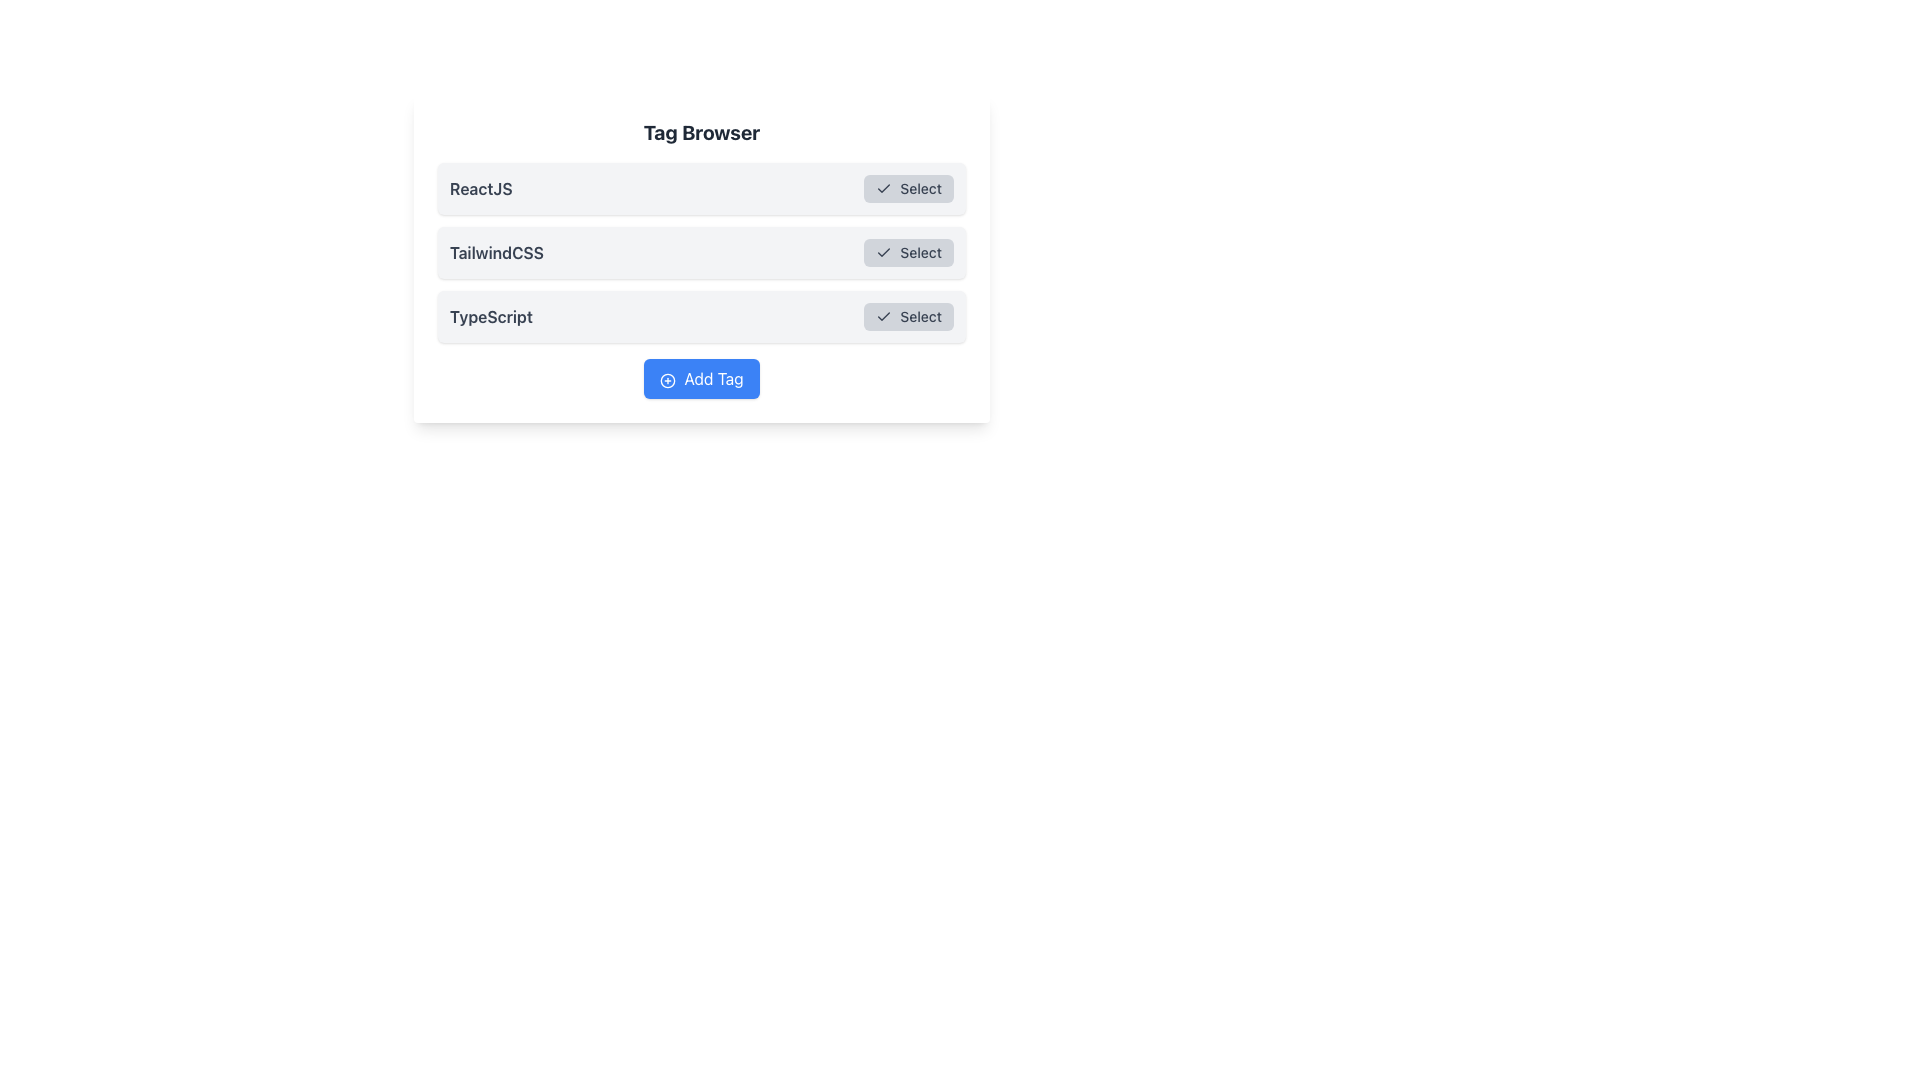 The image size is (1920, 1080). What do you see at coordinates (883, 189) in the screenshot?
I see `the icon that indicates the associated item has been selected, positioned at the beginning of the 'Select' button` at bounding box center [883, 189].